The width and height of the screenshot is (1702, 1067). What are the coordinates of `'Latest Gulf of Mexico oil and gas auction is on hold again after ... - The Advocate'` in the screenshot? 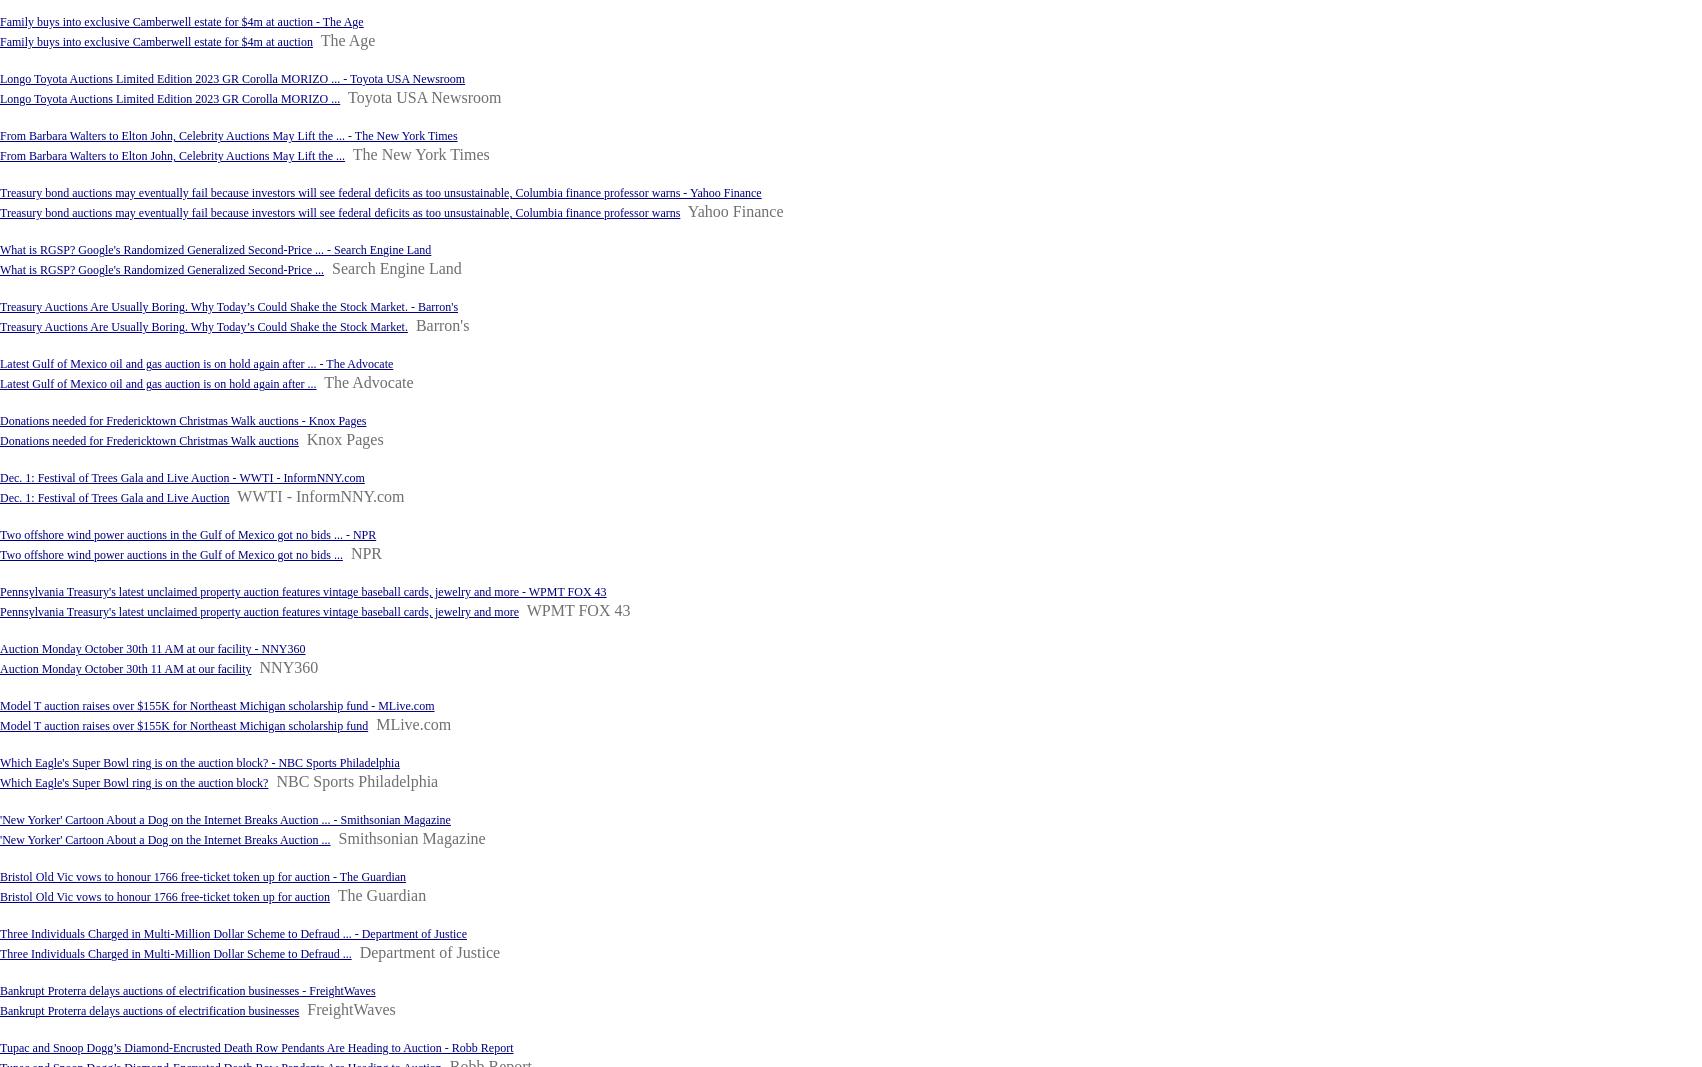 It's located at (195, 362).